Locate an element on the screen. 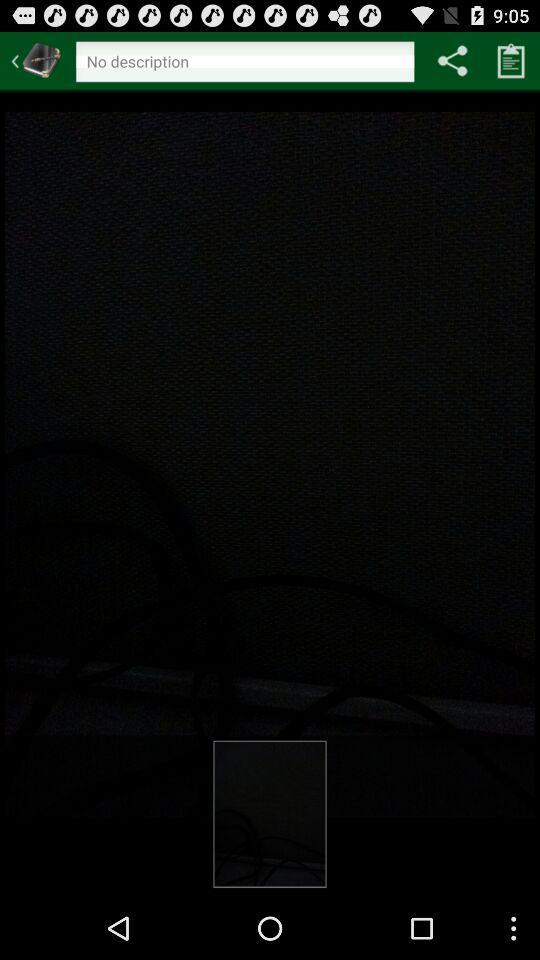 This screenshot has width=540, height=960. clipboard icon is located at coordinates (511, 59).